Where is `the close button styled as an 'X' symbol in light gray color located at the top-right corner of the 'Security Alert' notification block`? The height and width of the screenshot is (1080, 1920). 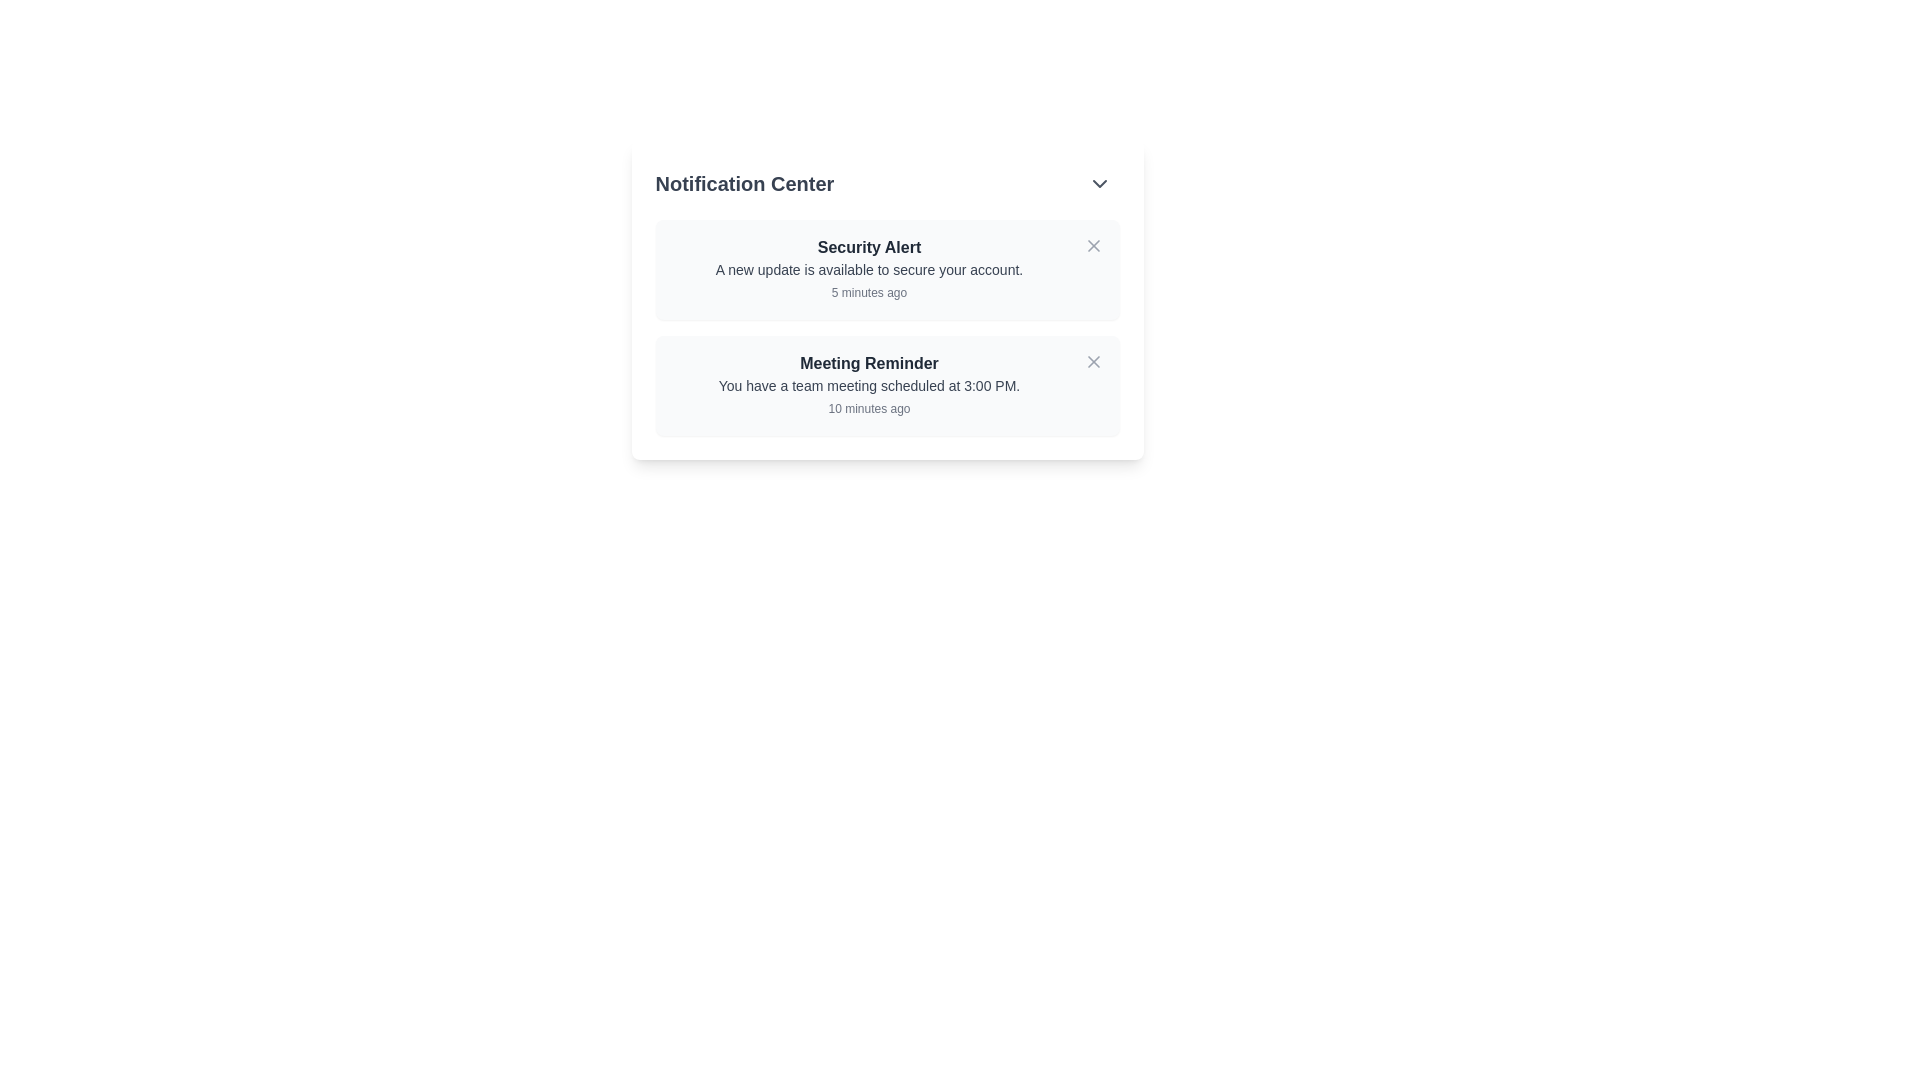
the close button styled as an 'X' symbol in light gray color located at the top-right corner of the 'Security Alert' notification block is located at coordinates (1092, 245).